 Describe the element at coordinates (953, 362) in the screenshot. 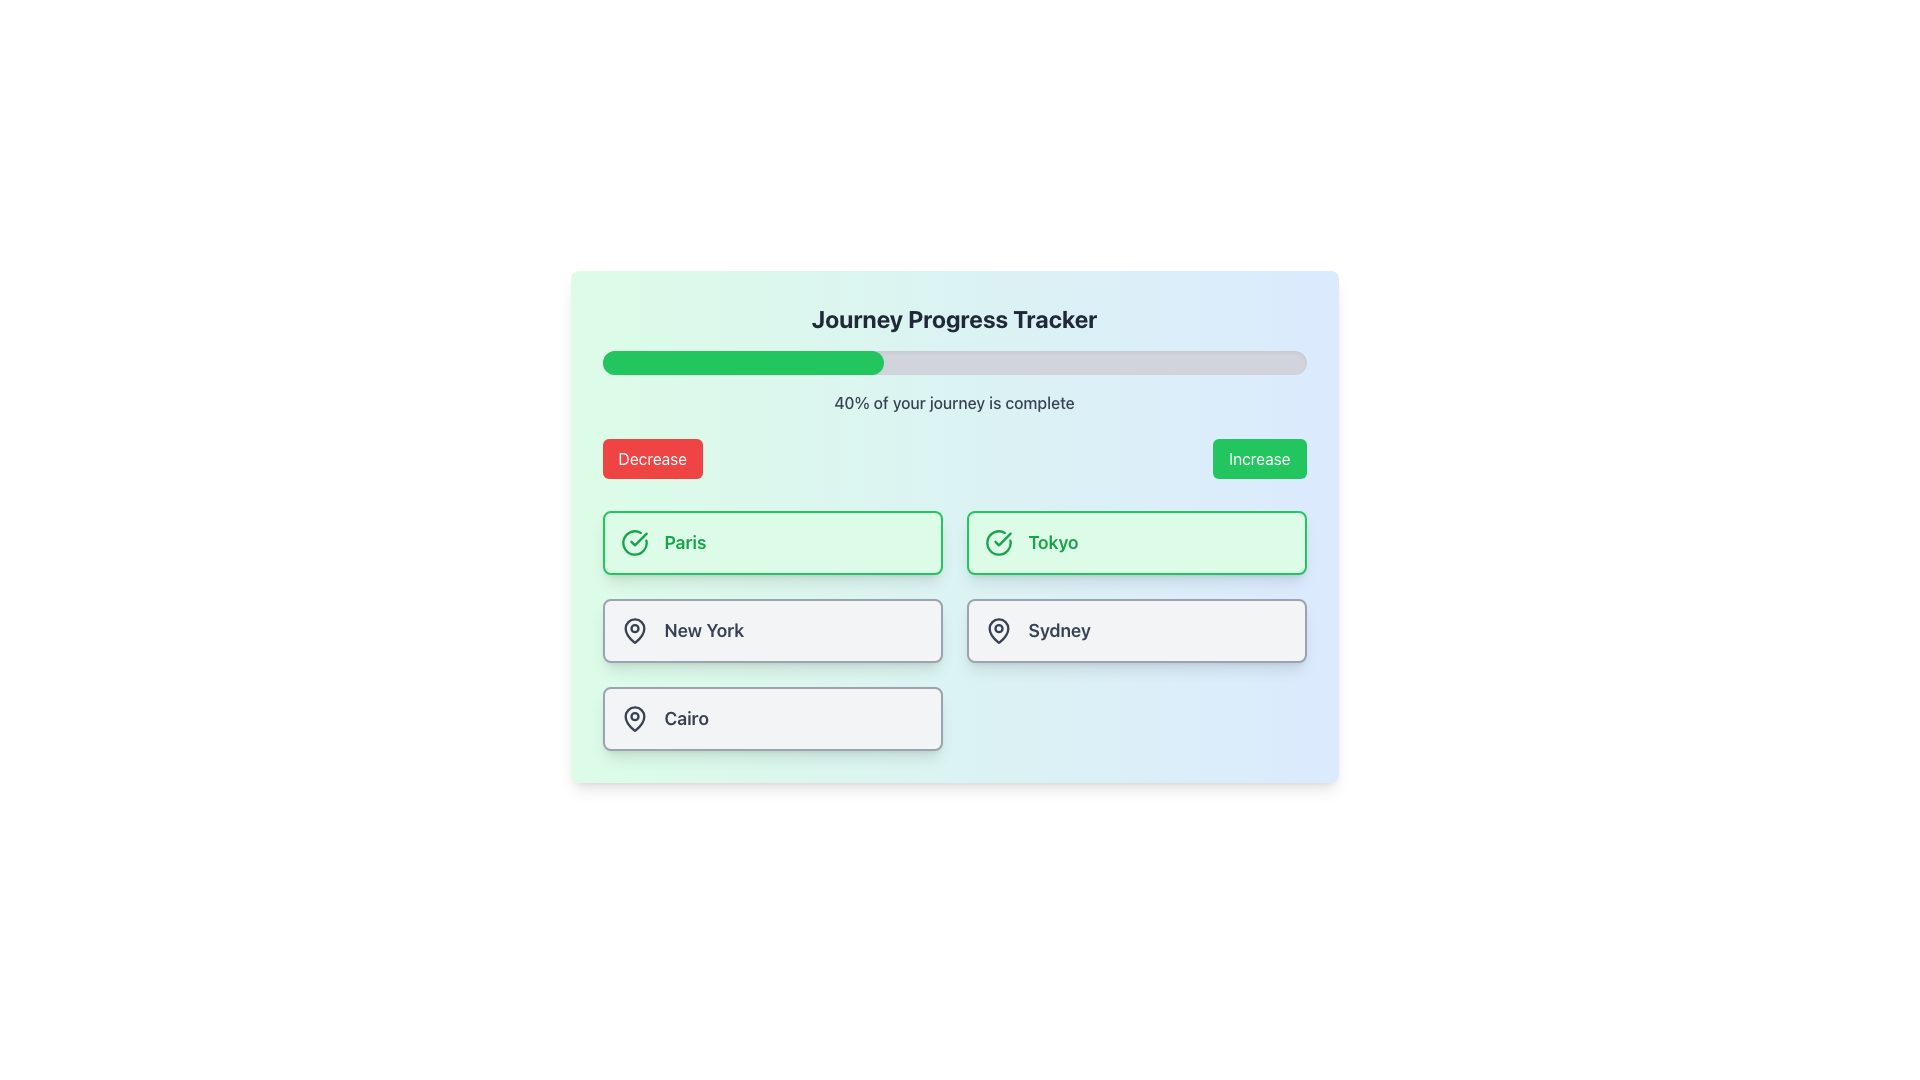

I see `the progress represented by the horizontal progress bar located below the title 'Journey Progress Tracker' and above the text '40% of your journey is complete'` at that location.